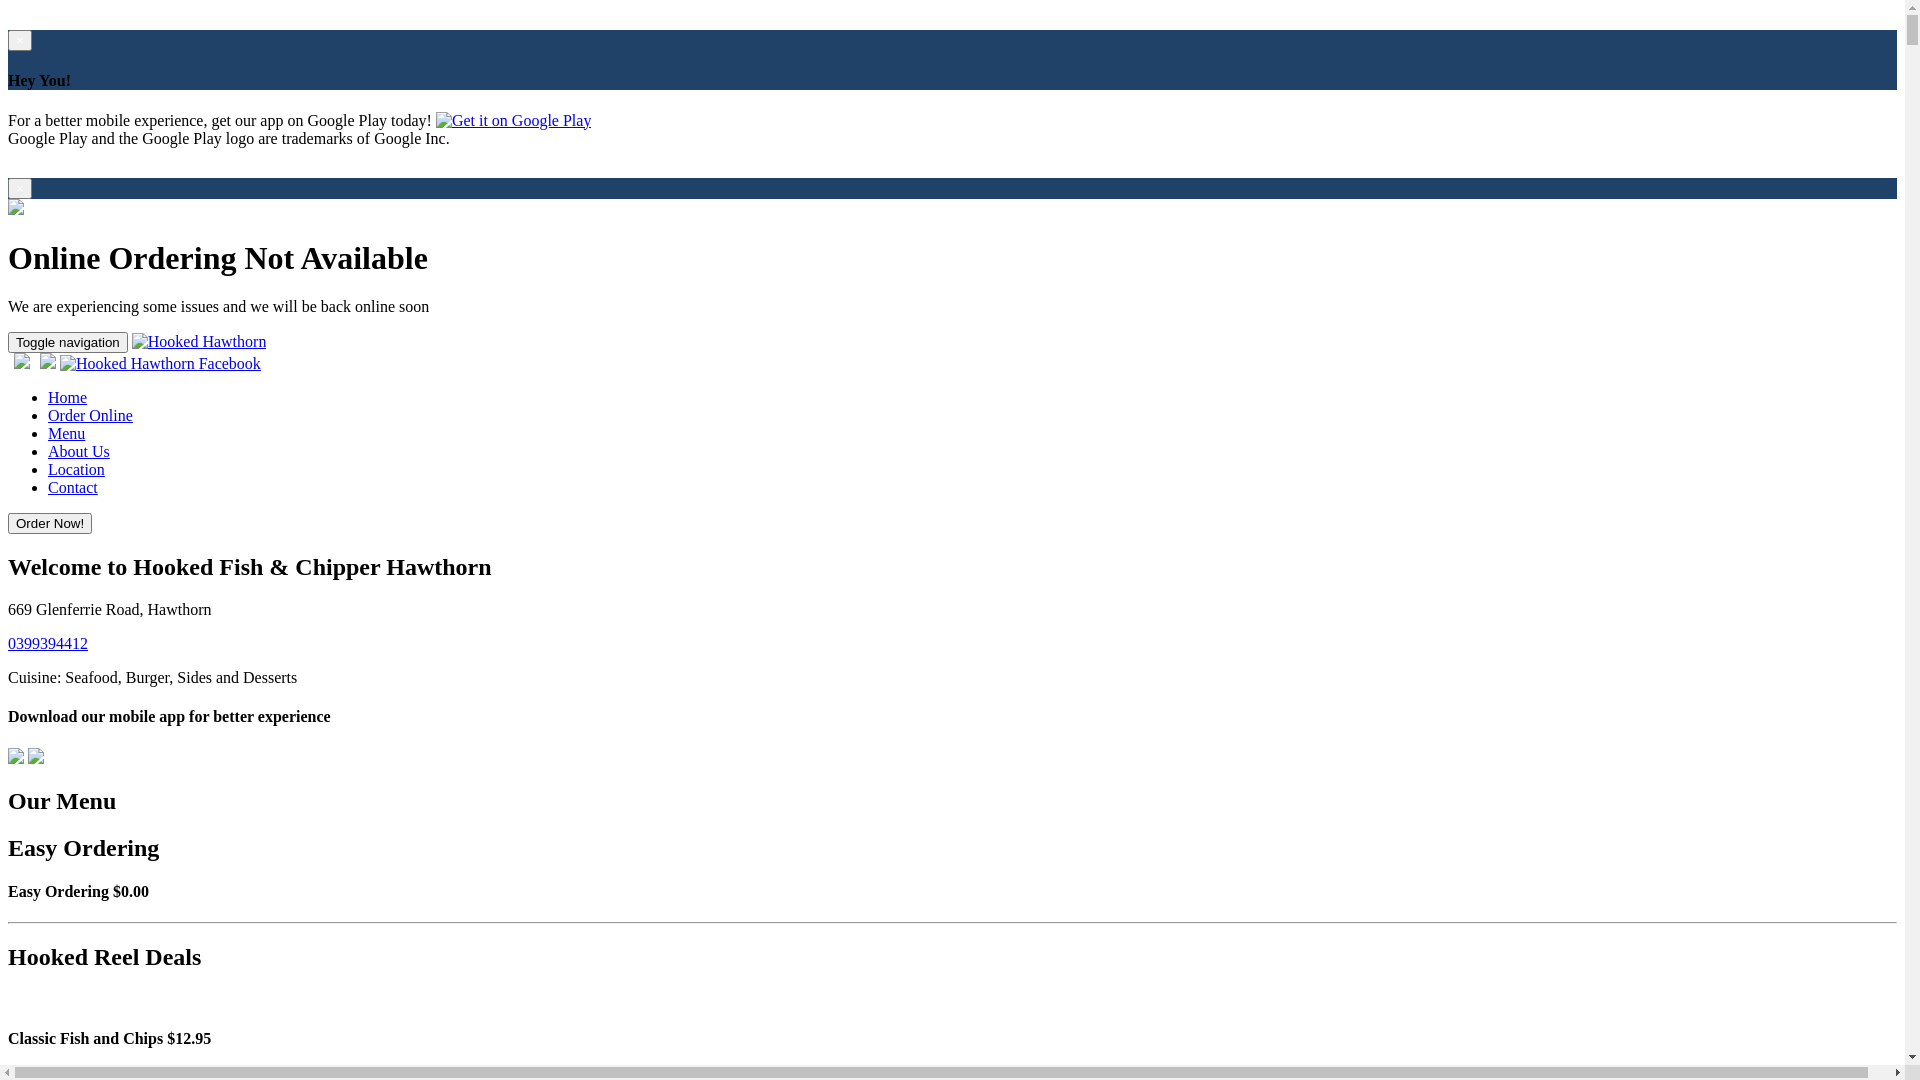 This screenshot has height=1080, width=1920. Describe the element at coordinates (89, 414) in the screenshot. I see `'Order Online'` at that location.